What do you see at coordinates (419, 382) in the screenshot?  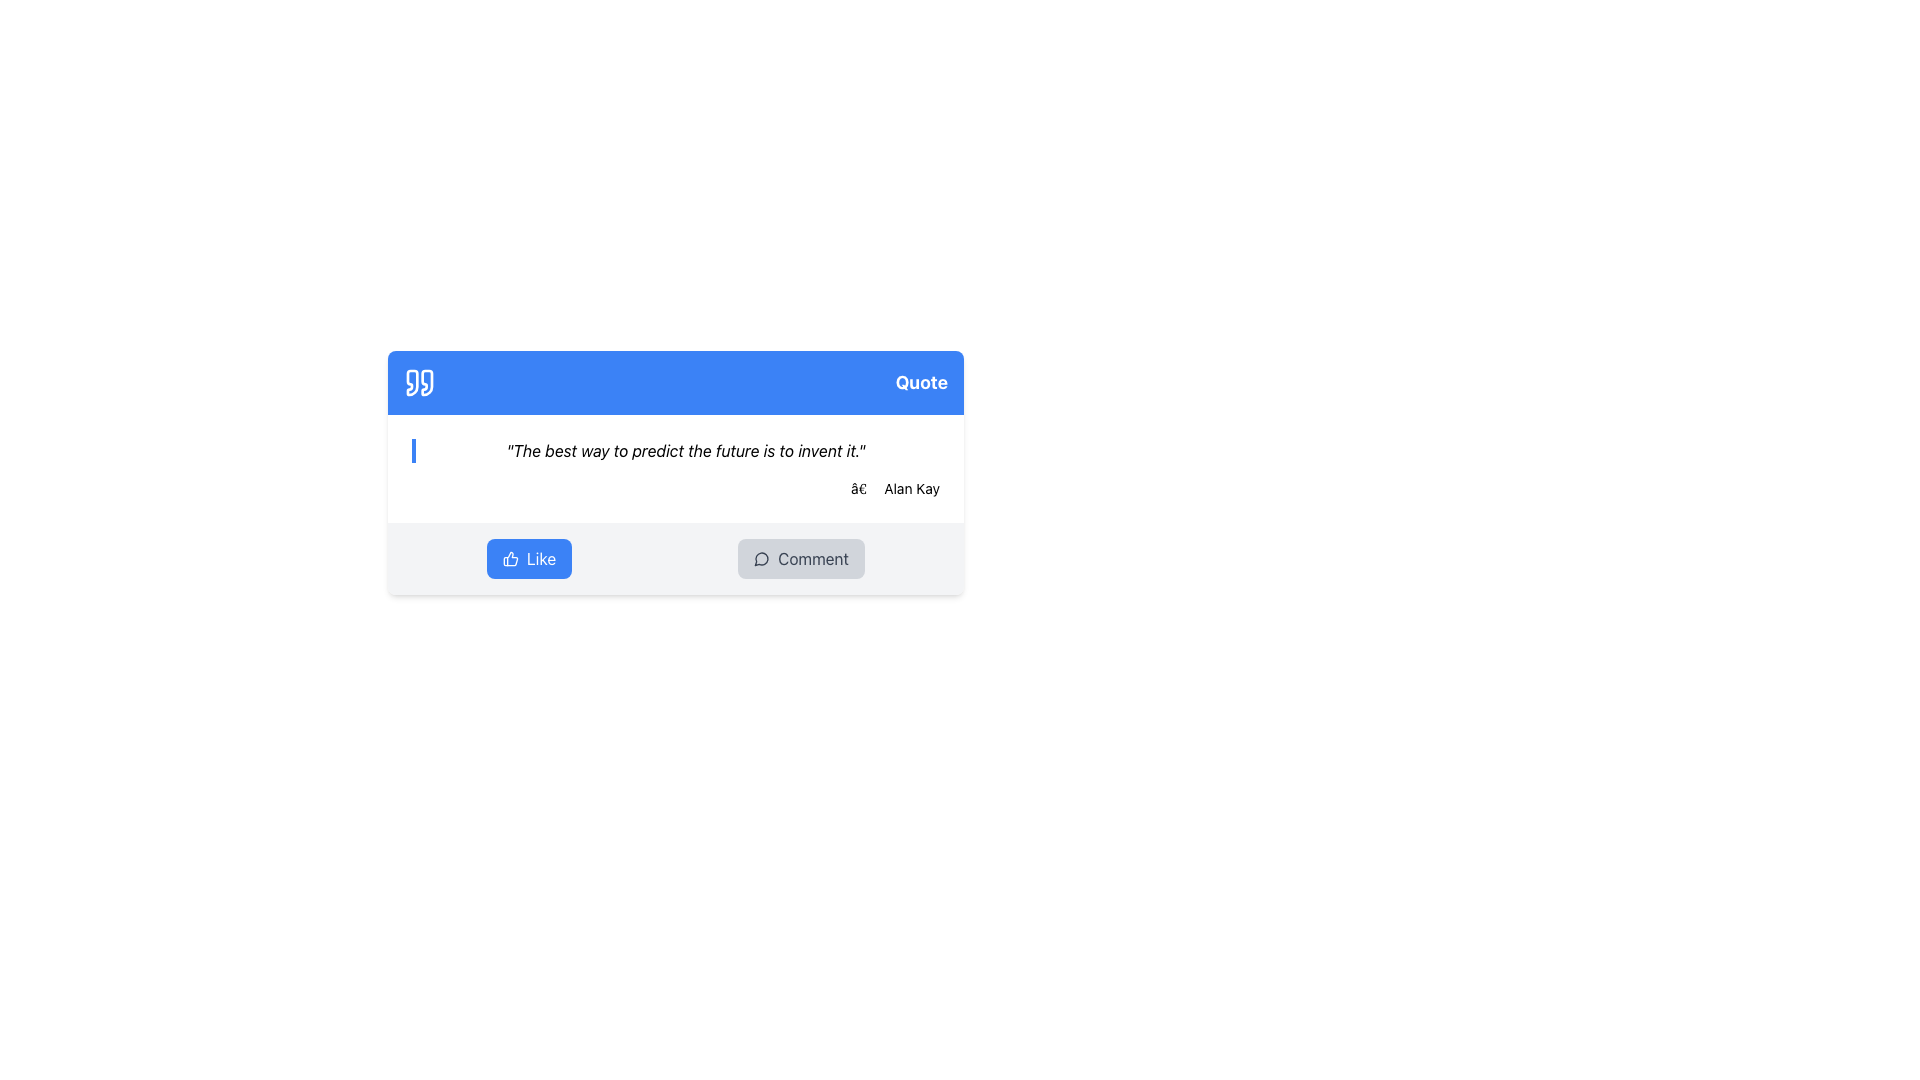 I see `the quote icon located at the top left side of the blue header area, which features a modern stroke-line style double quotation mark symbol` at bounding box center [419, 382].